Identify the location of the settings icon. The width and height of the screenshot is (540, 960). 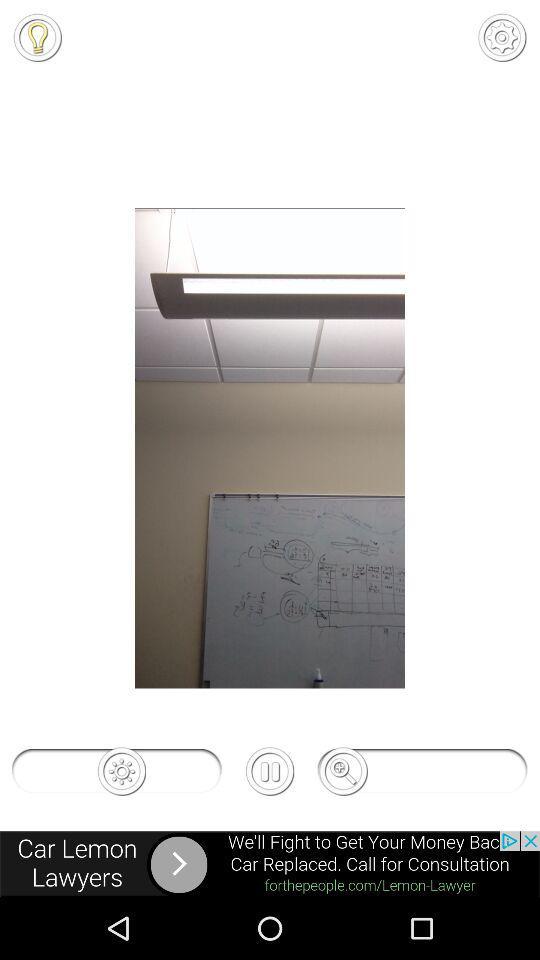
(501, 36).